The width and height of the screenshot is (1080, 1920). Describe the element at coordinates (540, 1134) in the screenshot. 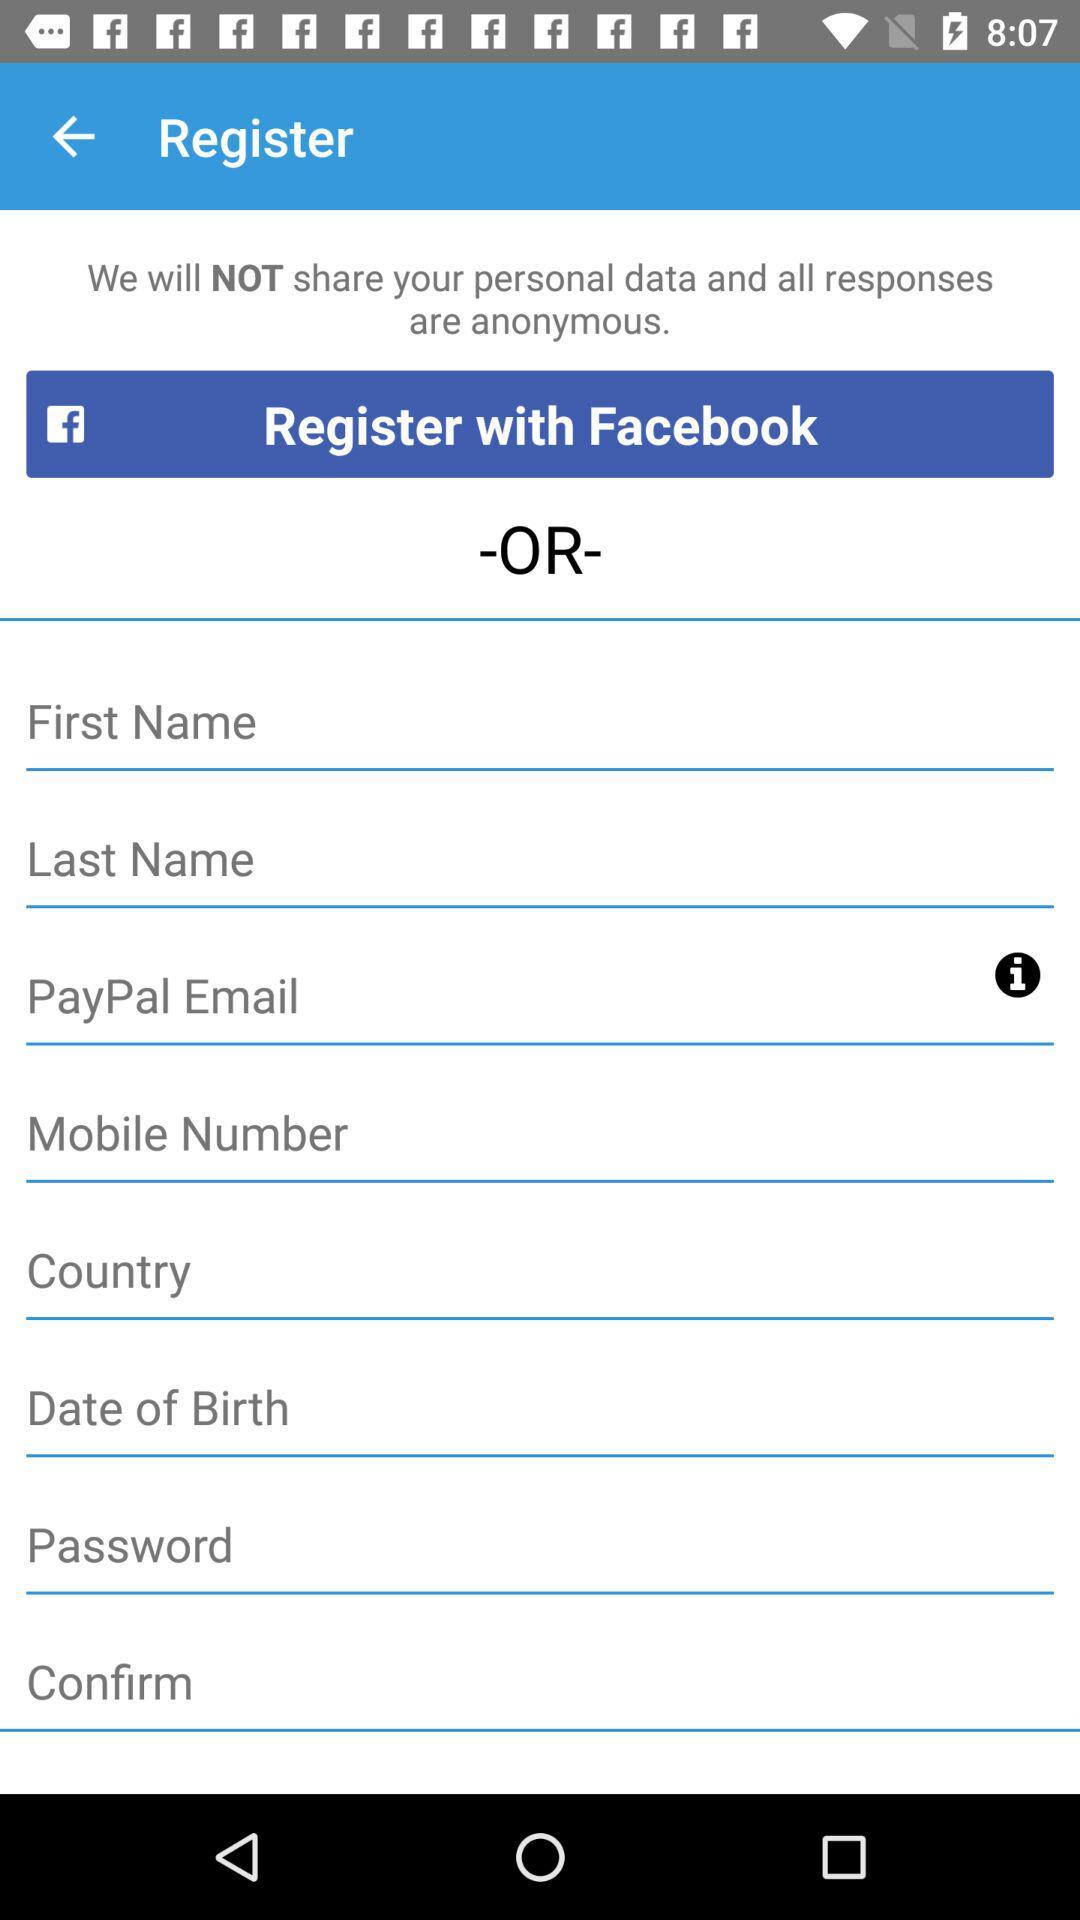

I see `your mobile number` at that location.